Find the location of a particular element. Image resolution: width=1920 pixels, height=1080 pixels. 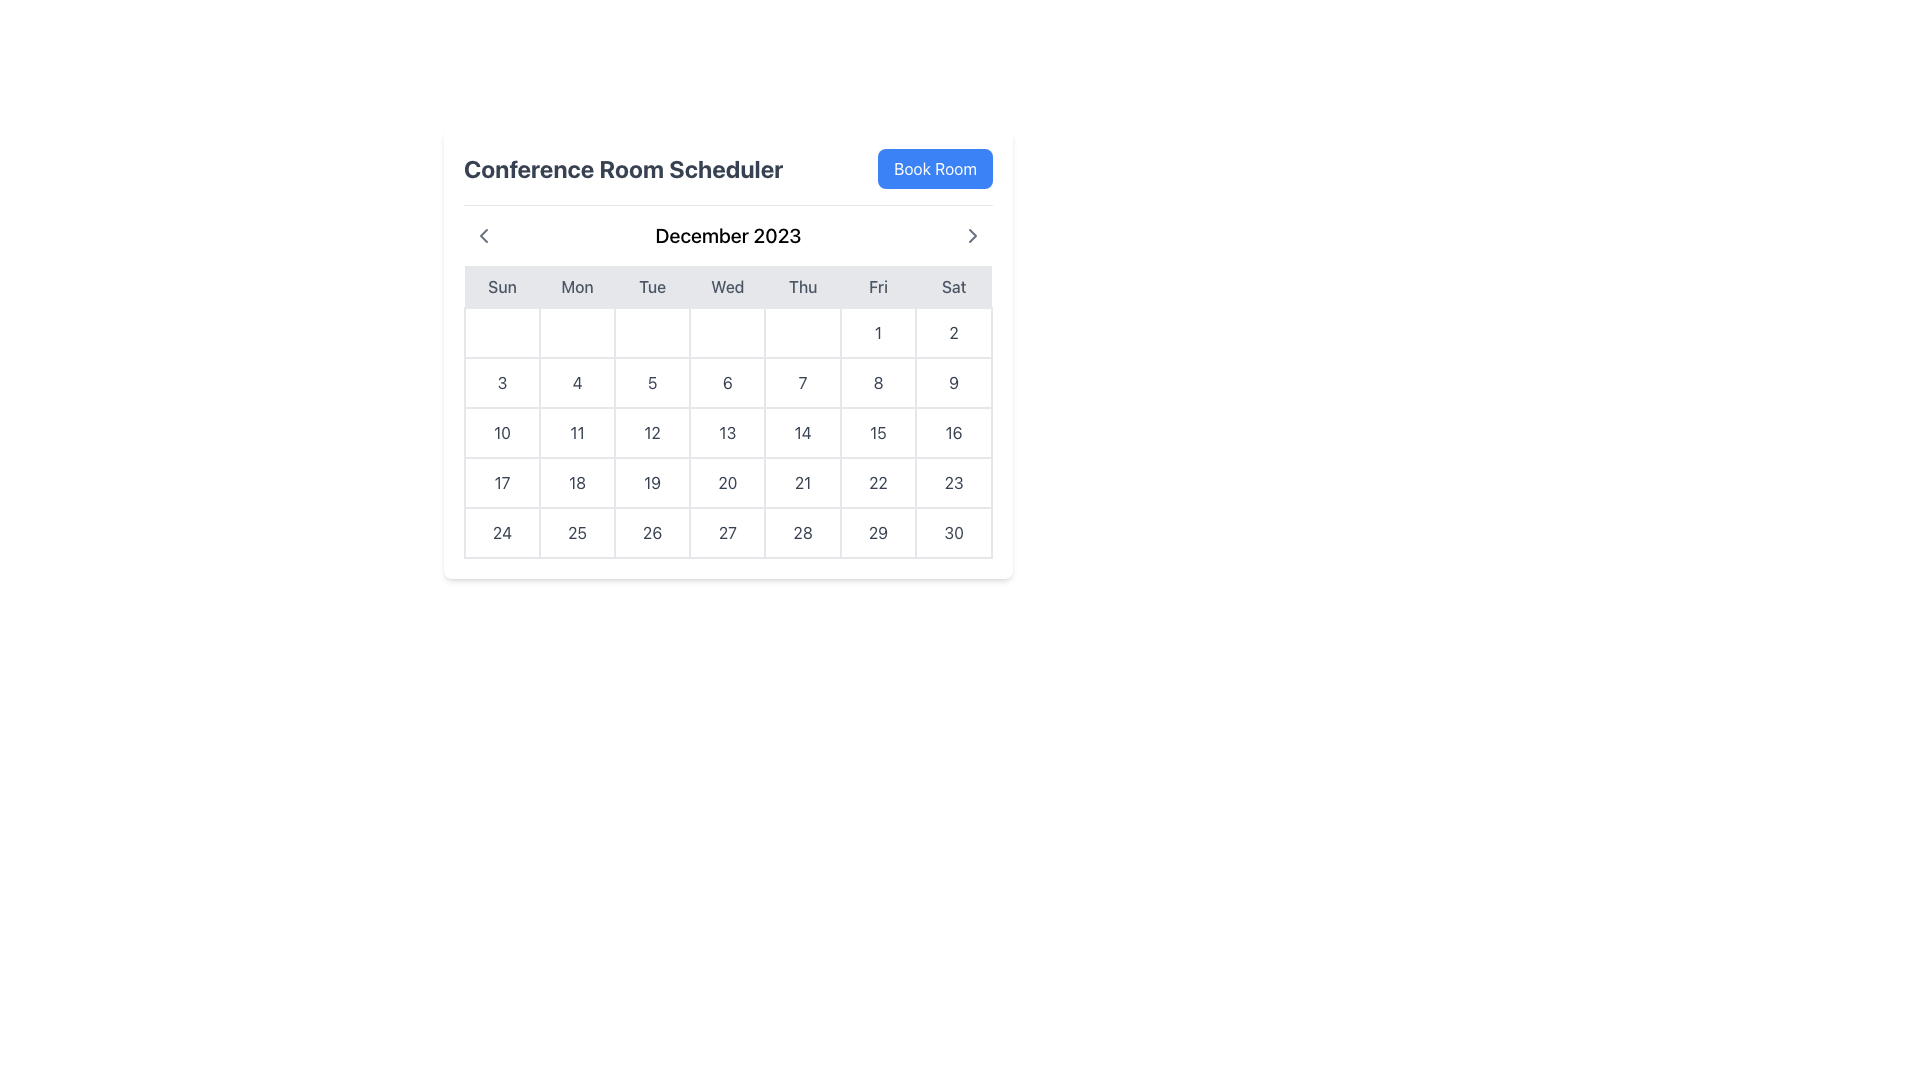

the clickable calendar date cell displaying the number '16' is located at coordinates (953, 431).